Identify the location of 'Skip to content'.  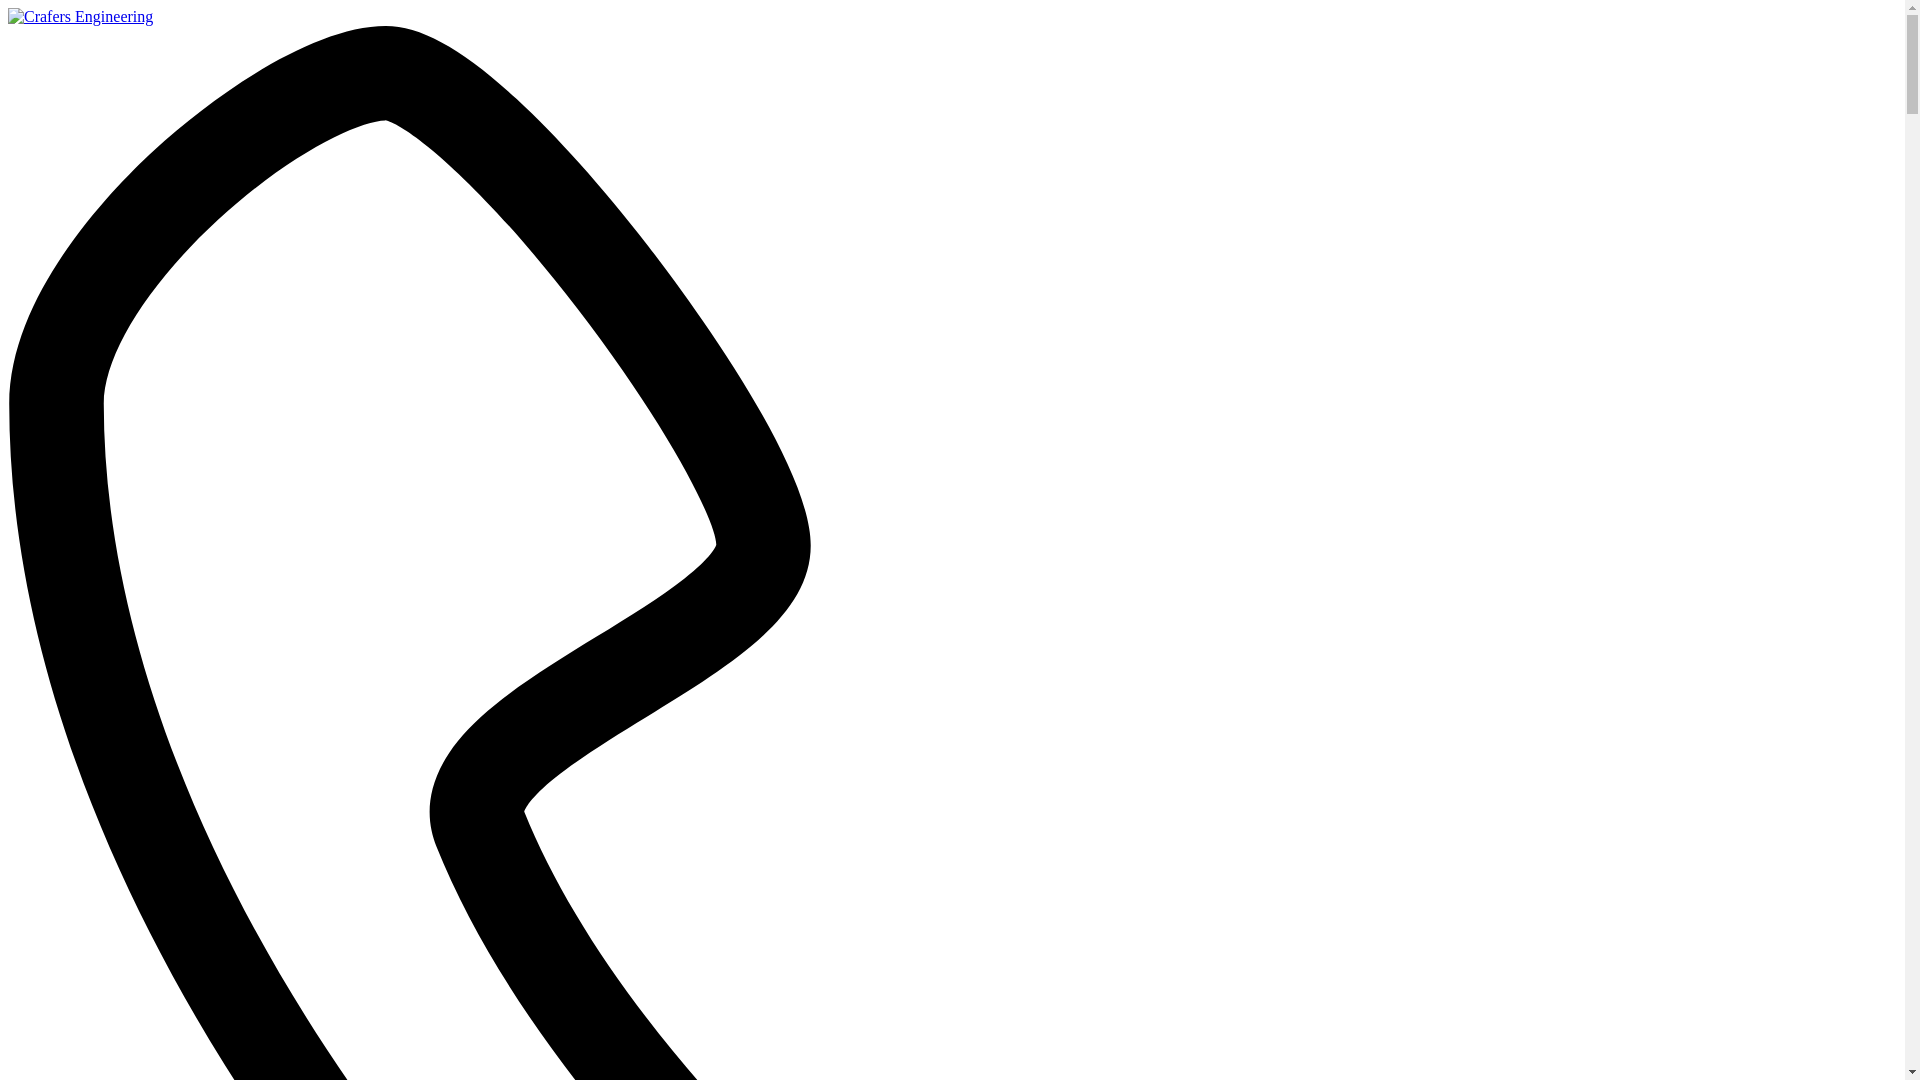
(7, 7).